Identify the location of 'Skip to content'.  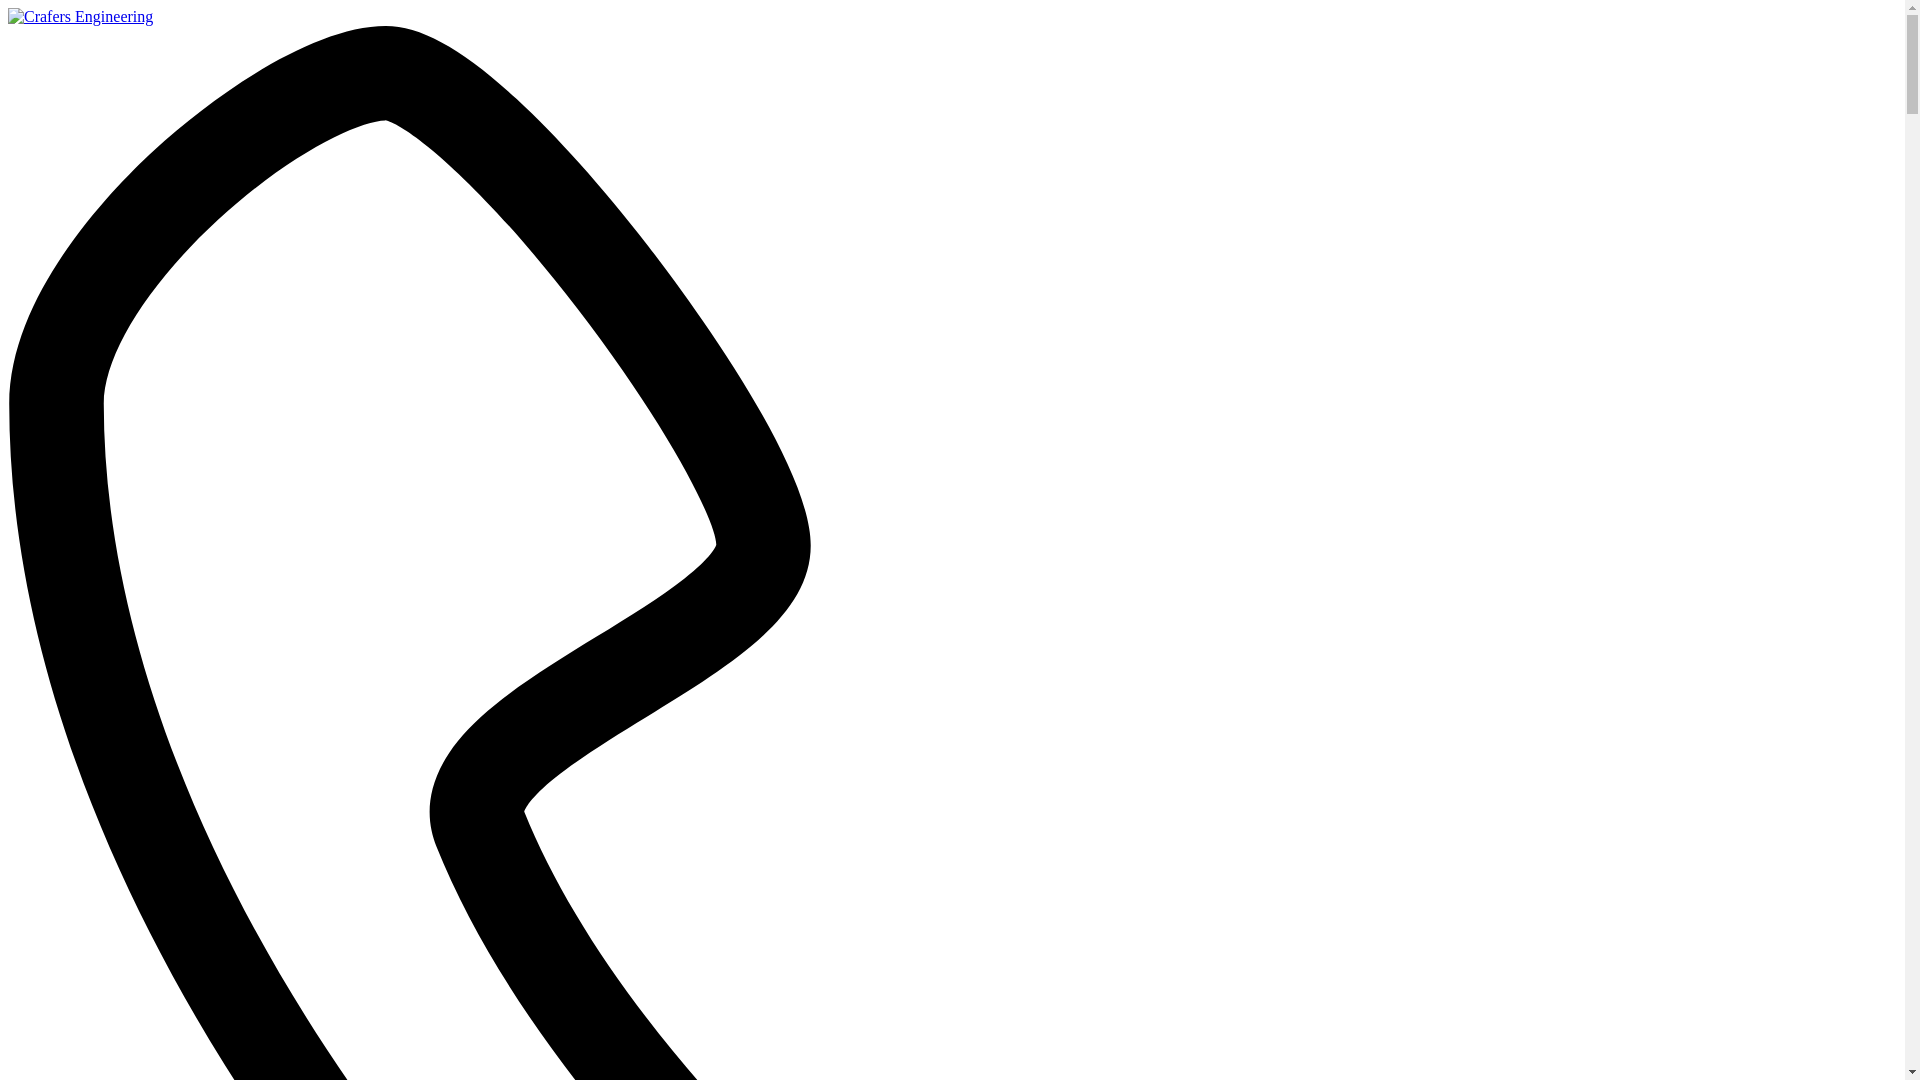
(7, 7).